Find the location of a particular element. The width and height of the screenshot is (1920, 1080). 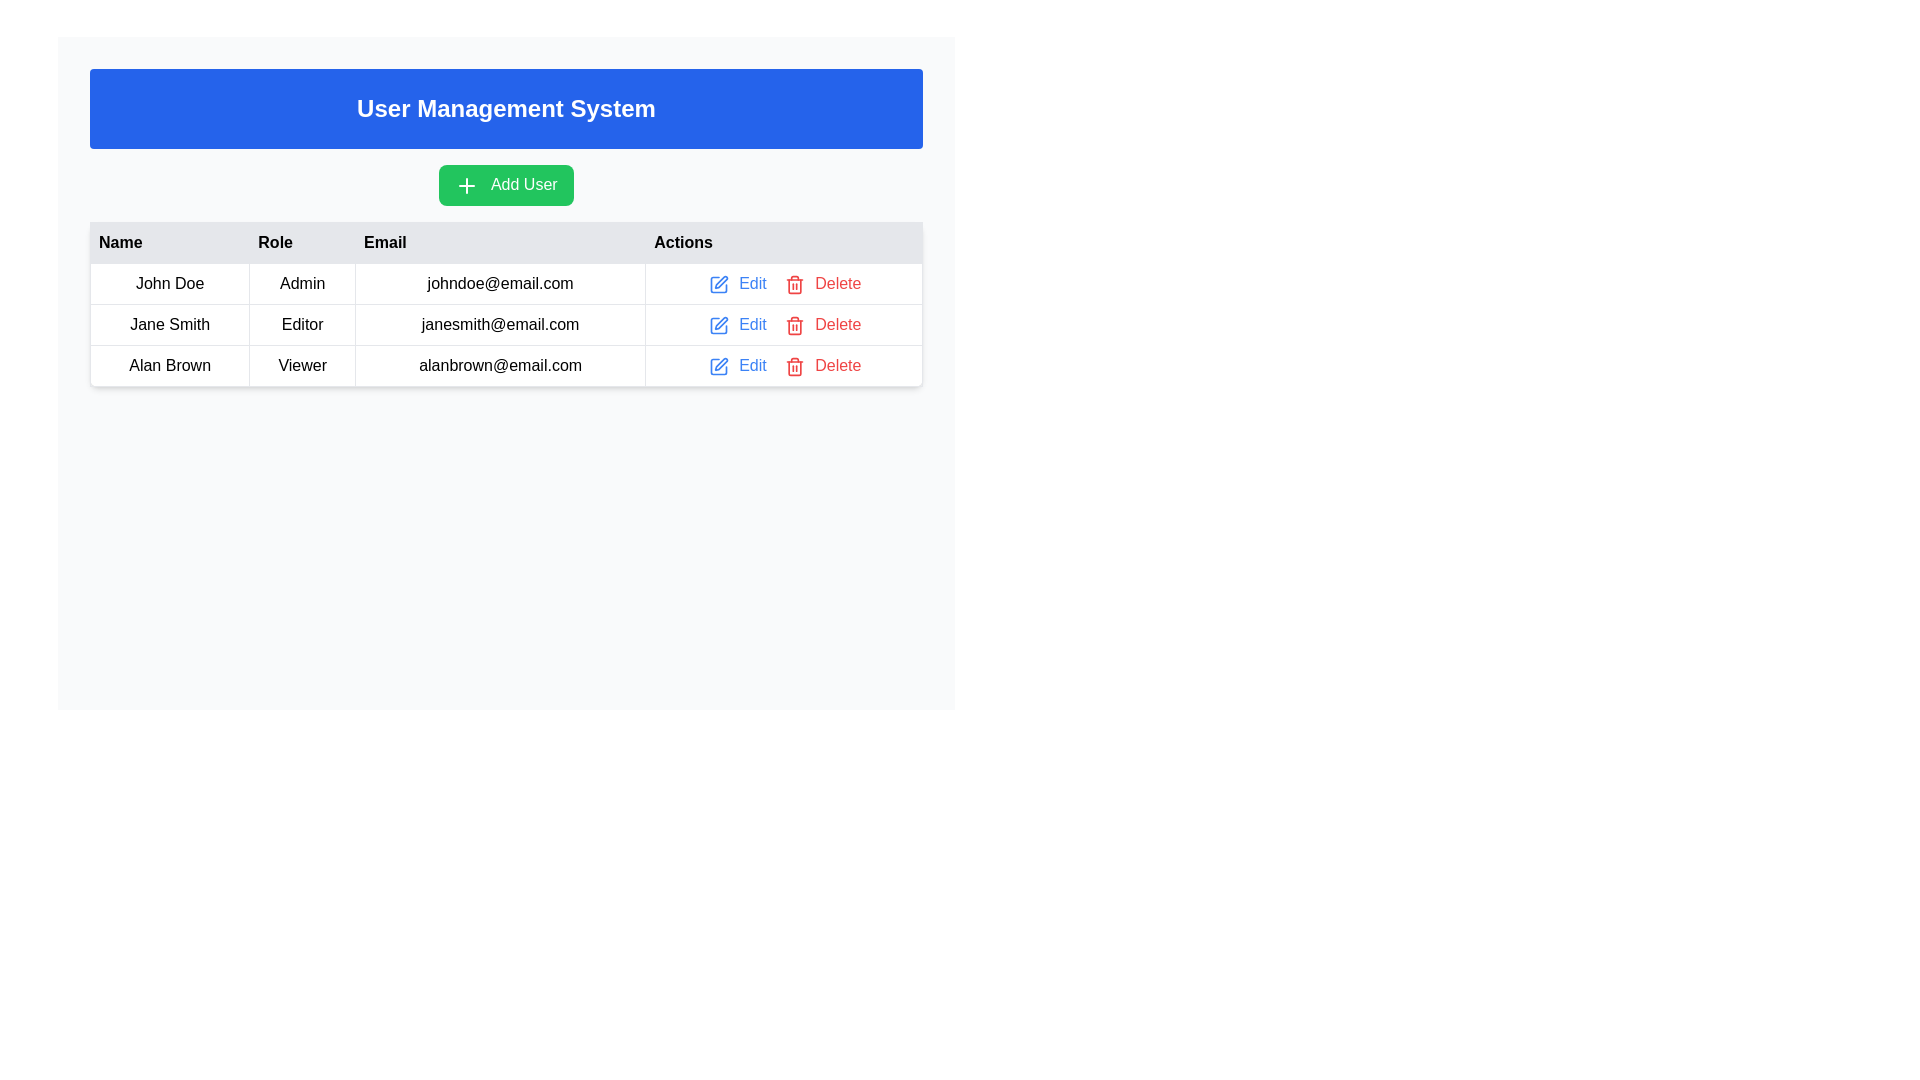

the header or banner indicating the 'User Management System', which is located at the top of the interface, above the 'Add User' button is located at coordinates (506, 108).